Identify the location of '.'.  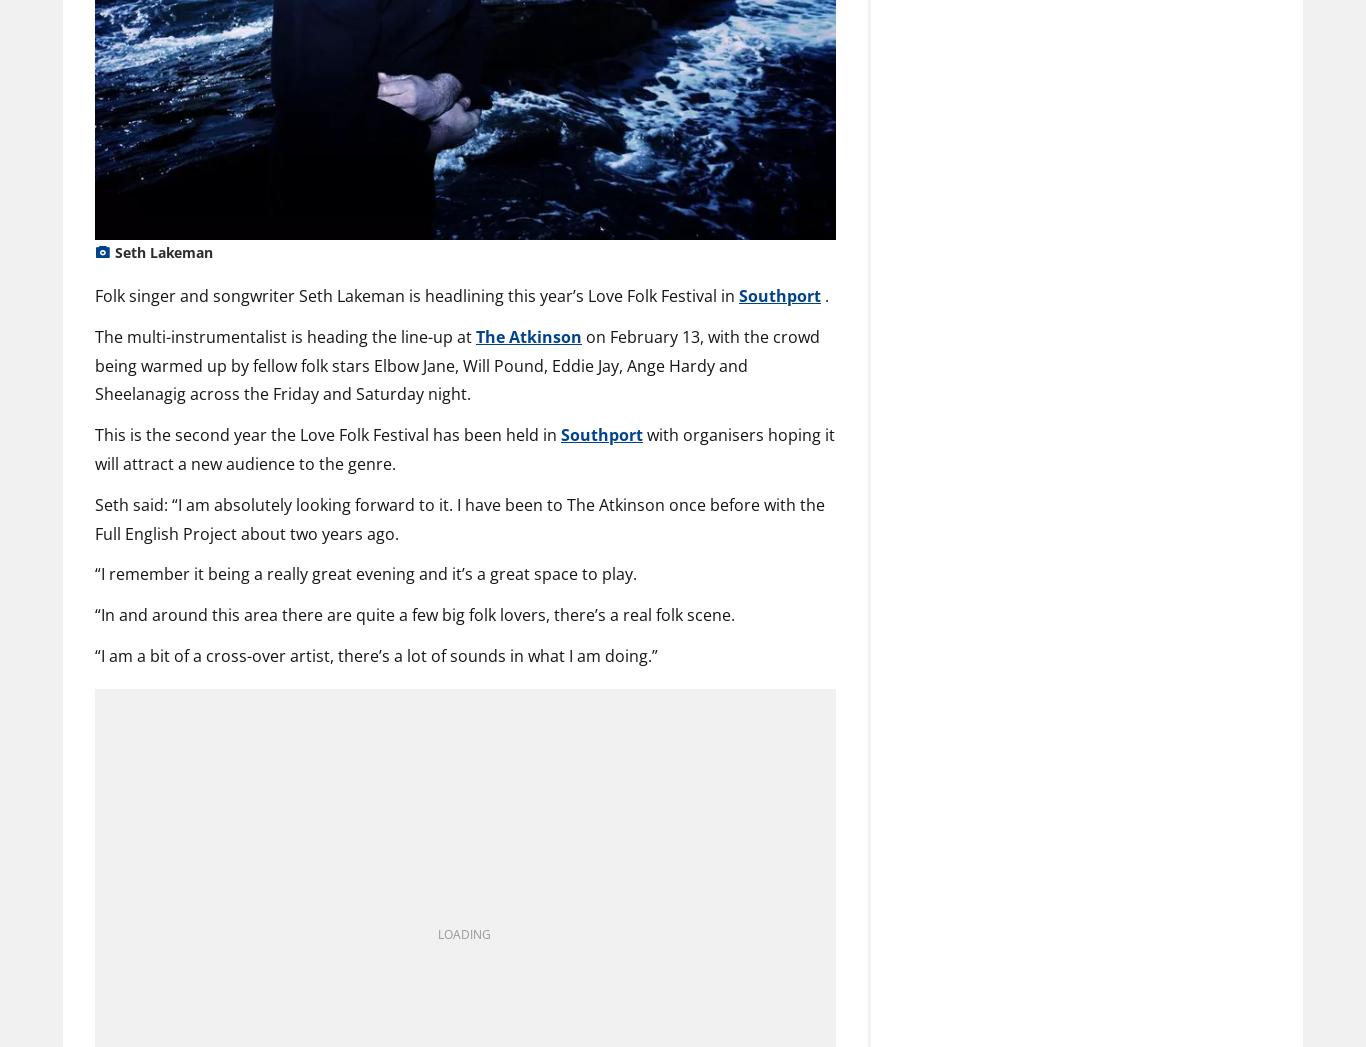
(824, 294).